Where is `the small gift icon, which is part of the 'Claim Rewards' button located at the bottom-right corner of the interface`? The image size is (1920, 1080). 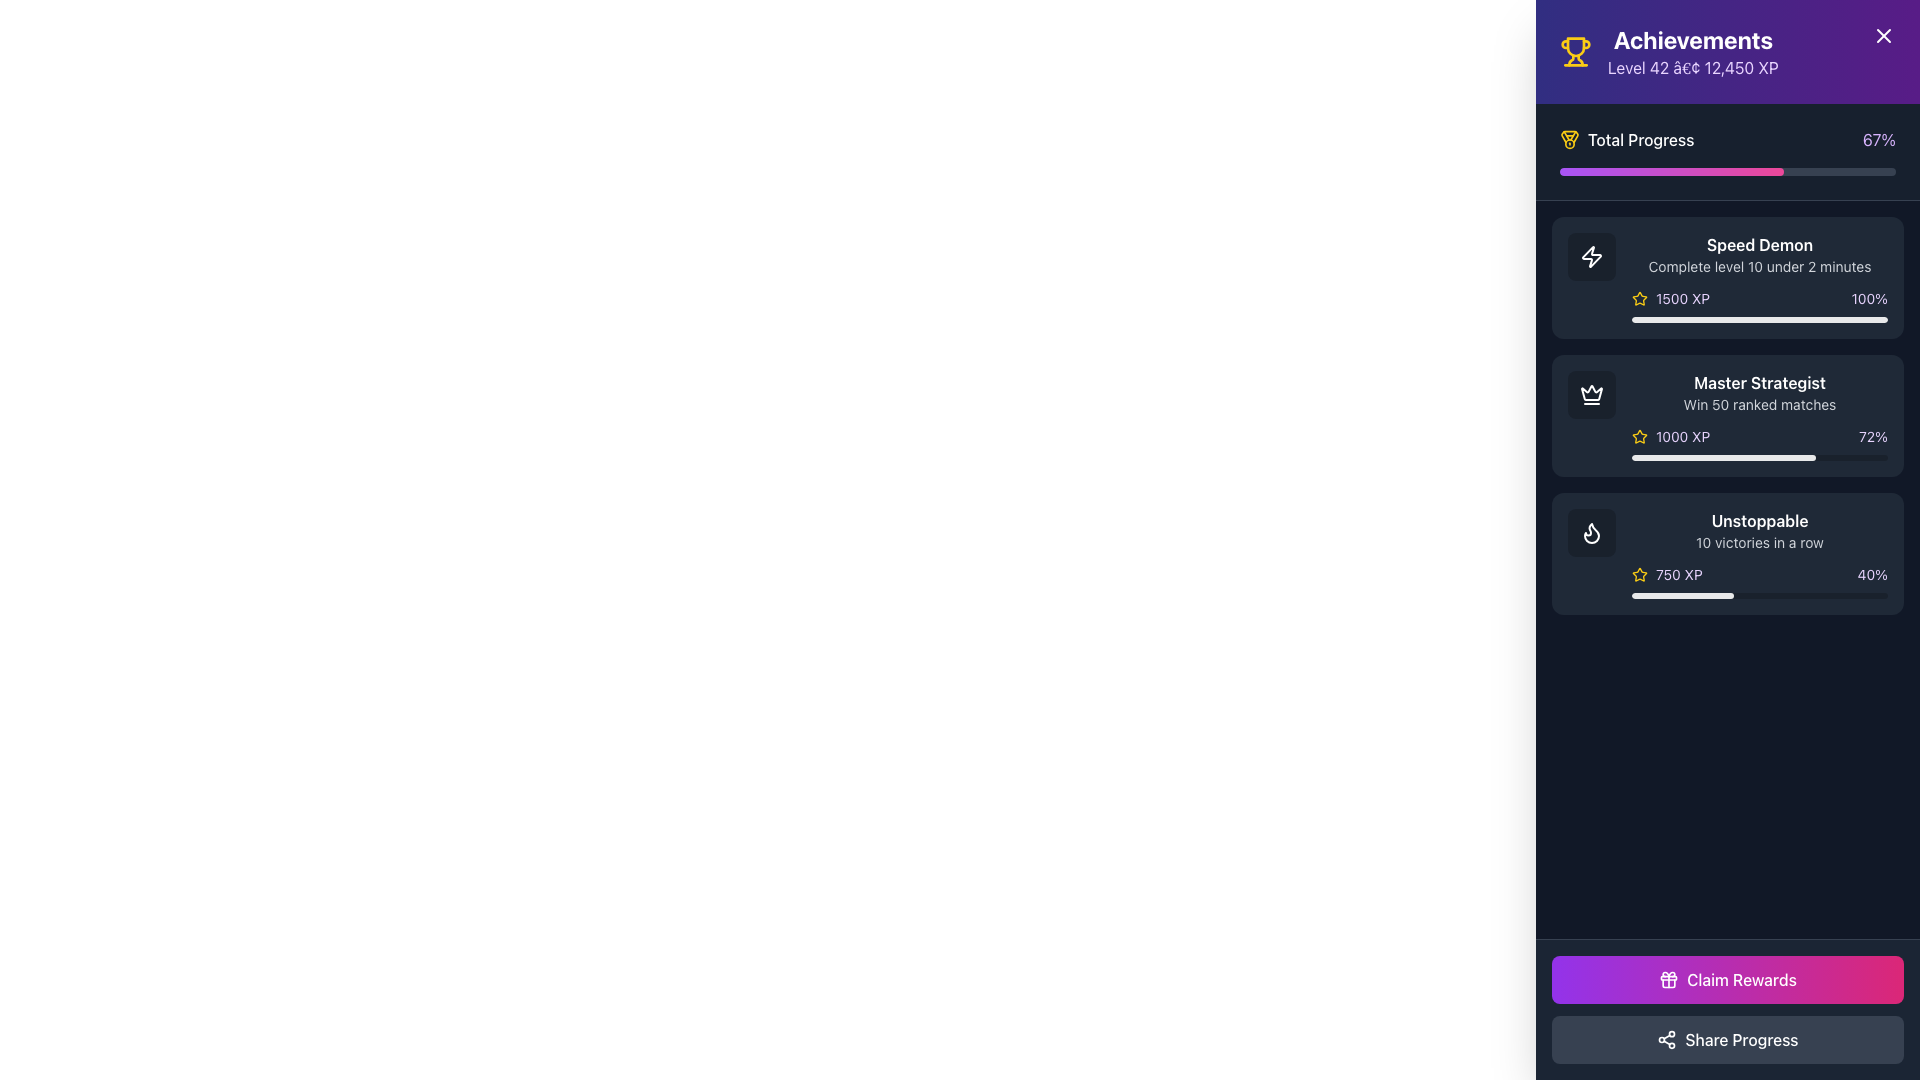 the small gift icon, which is part of the 'Claim Rewards' button located at the bottom-right corner of the interface is located at coordinates (1669, 978).